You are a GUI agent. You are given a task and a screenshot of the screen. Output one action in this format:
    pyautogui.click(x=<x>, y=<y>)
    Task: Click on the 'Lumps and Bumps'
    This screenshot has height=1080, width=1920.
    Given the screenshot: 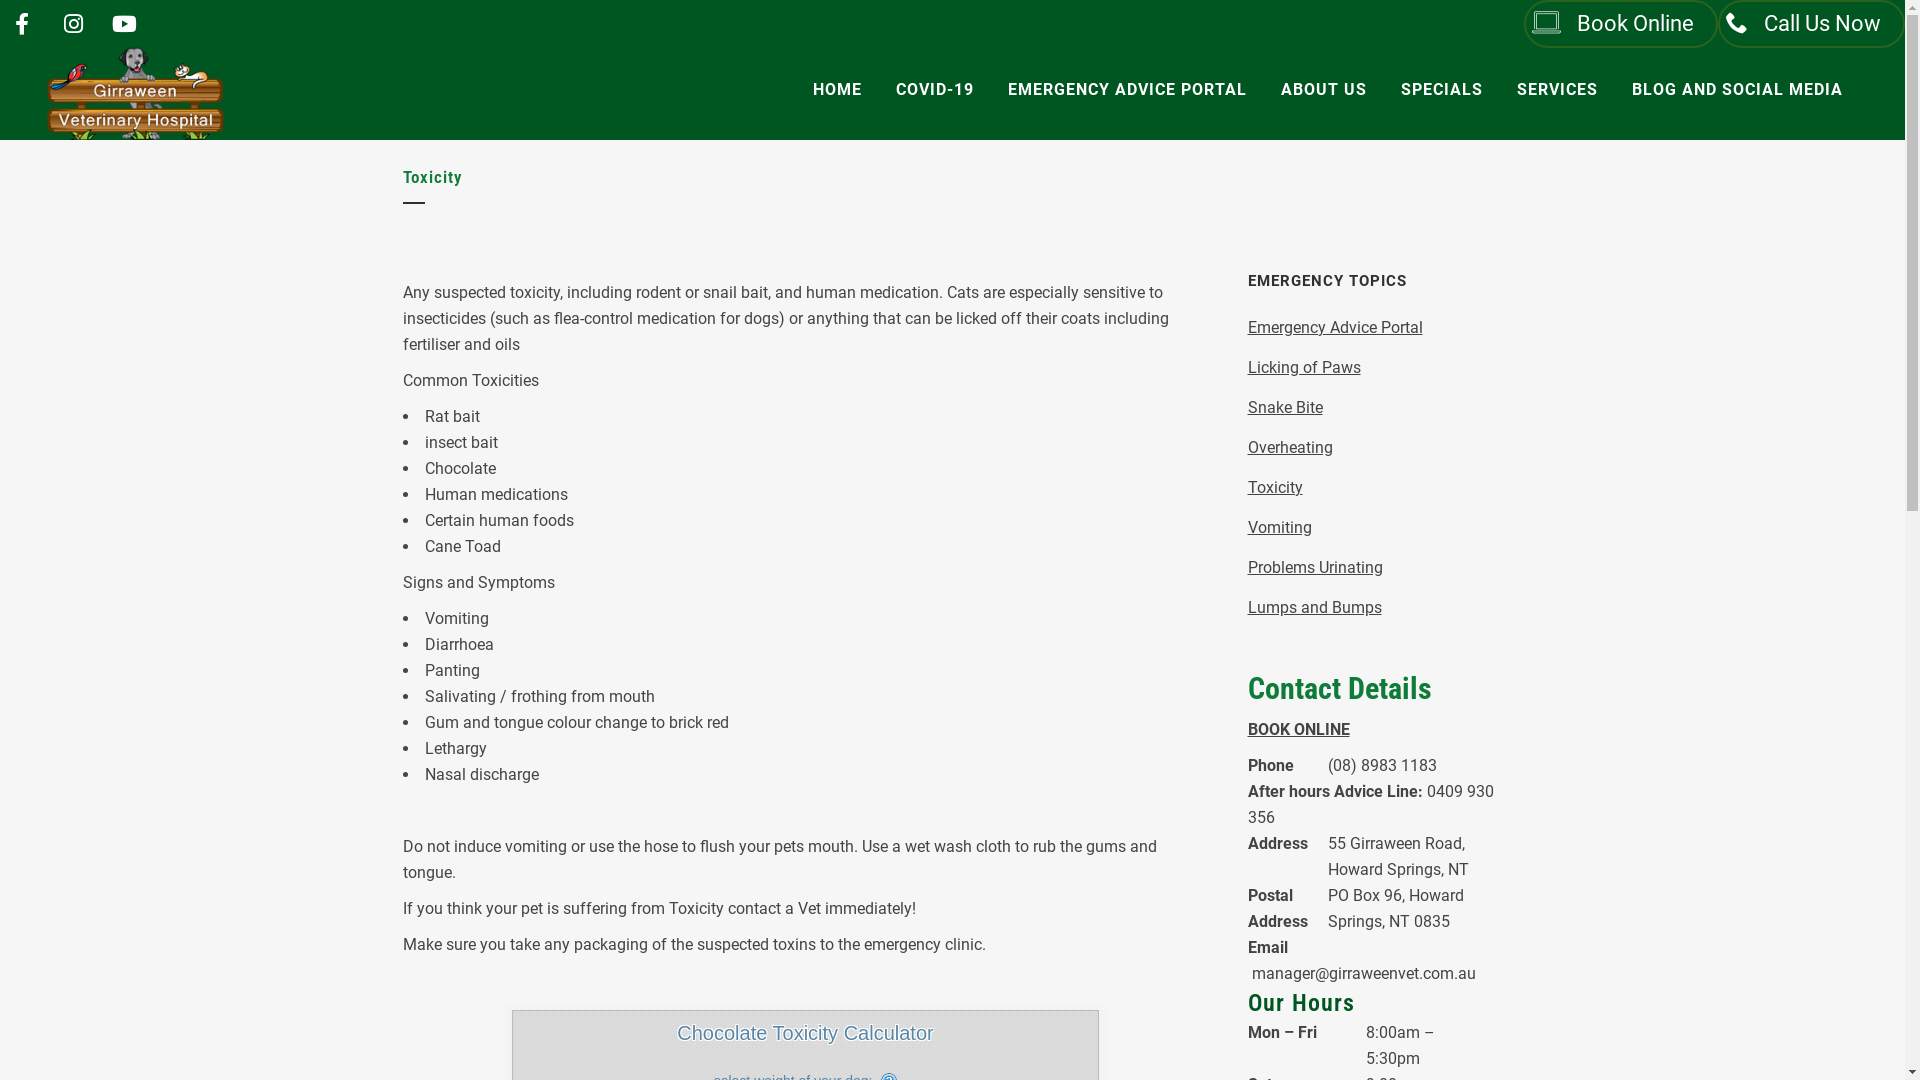 What is the action you would take?
    pyautogui.click(x=1315, y=606)
    